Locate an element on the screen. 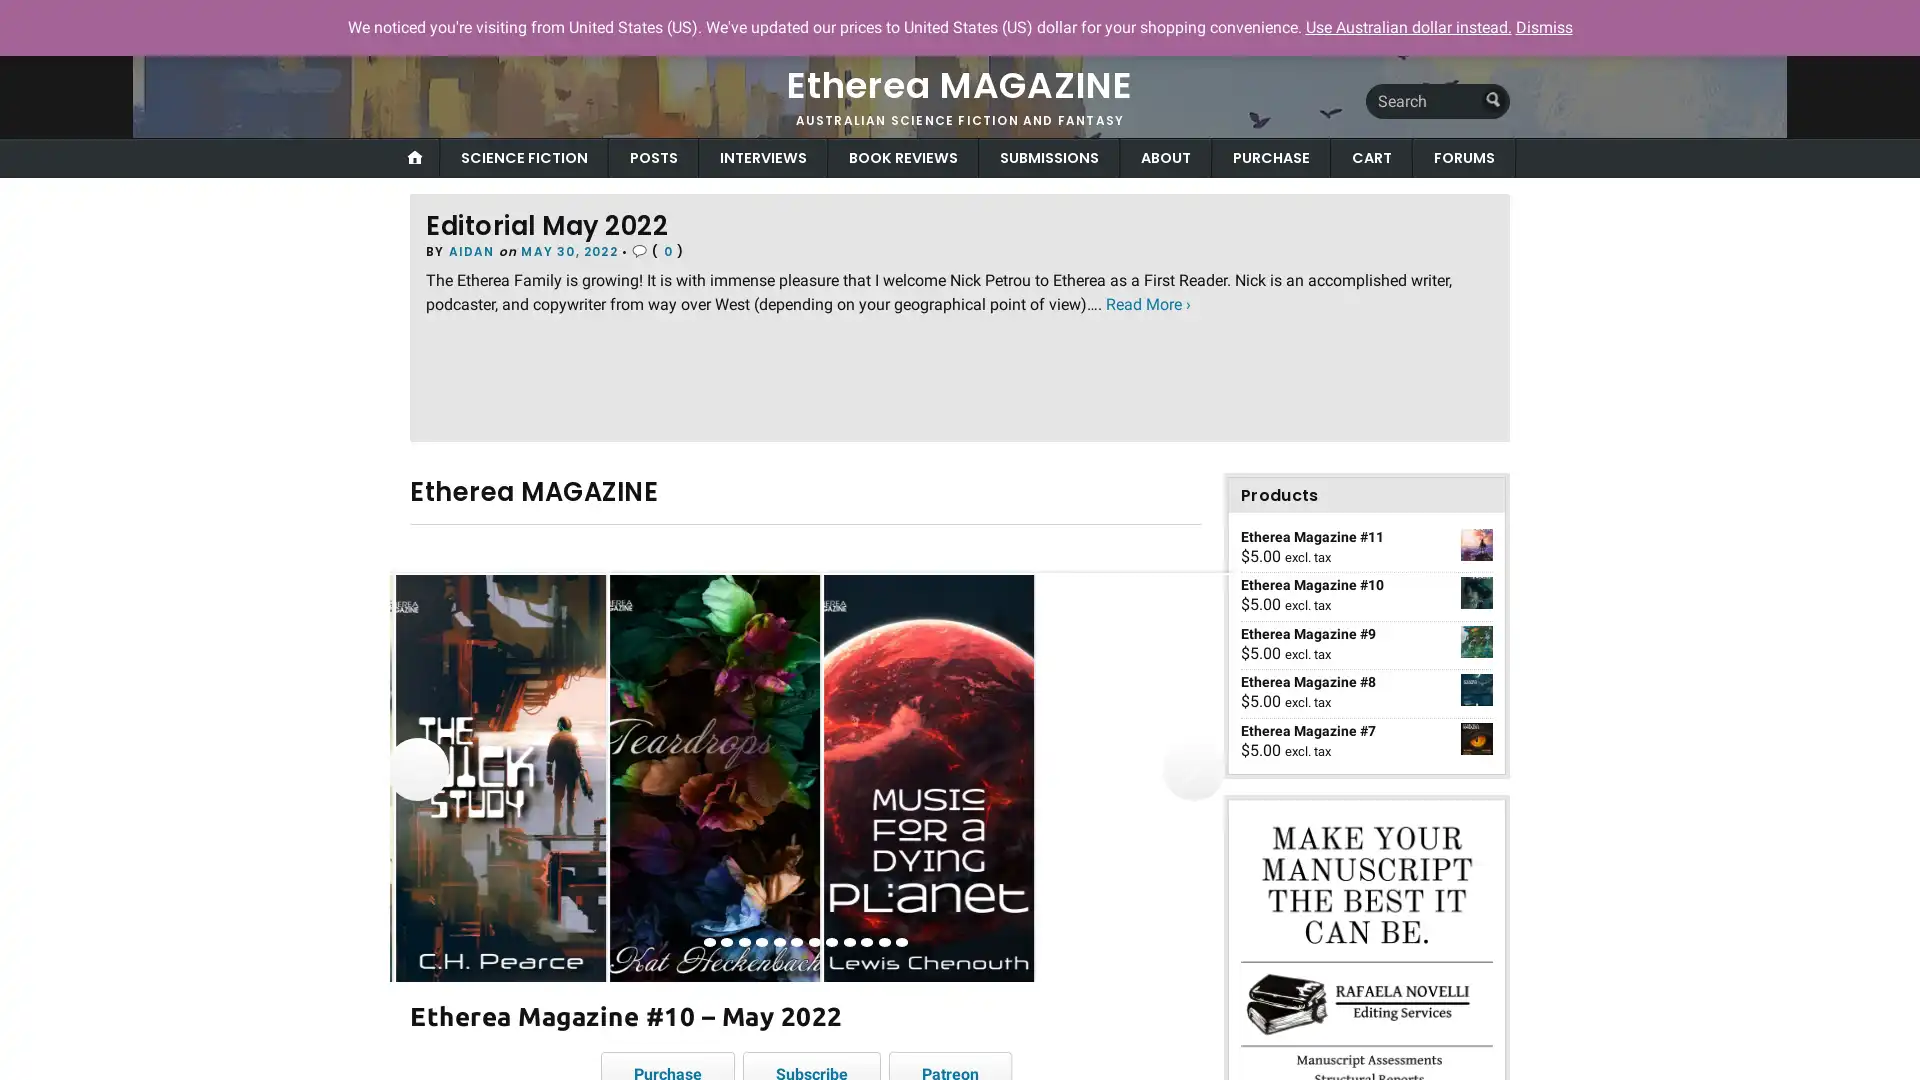  view image 10 of 12 in carousel is located at coordinates (867, 941).